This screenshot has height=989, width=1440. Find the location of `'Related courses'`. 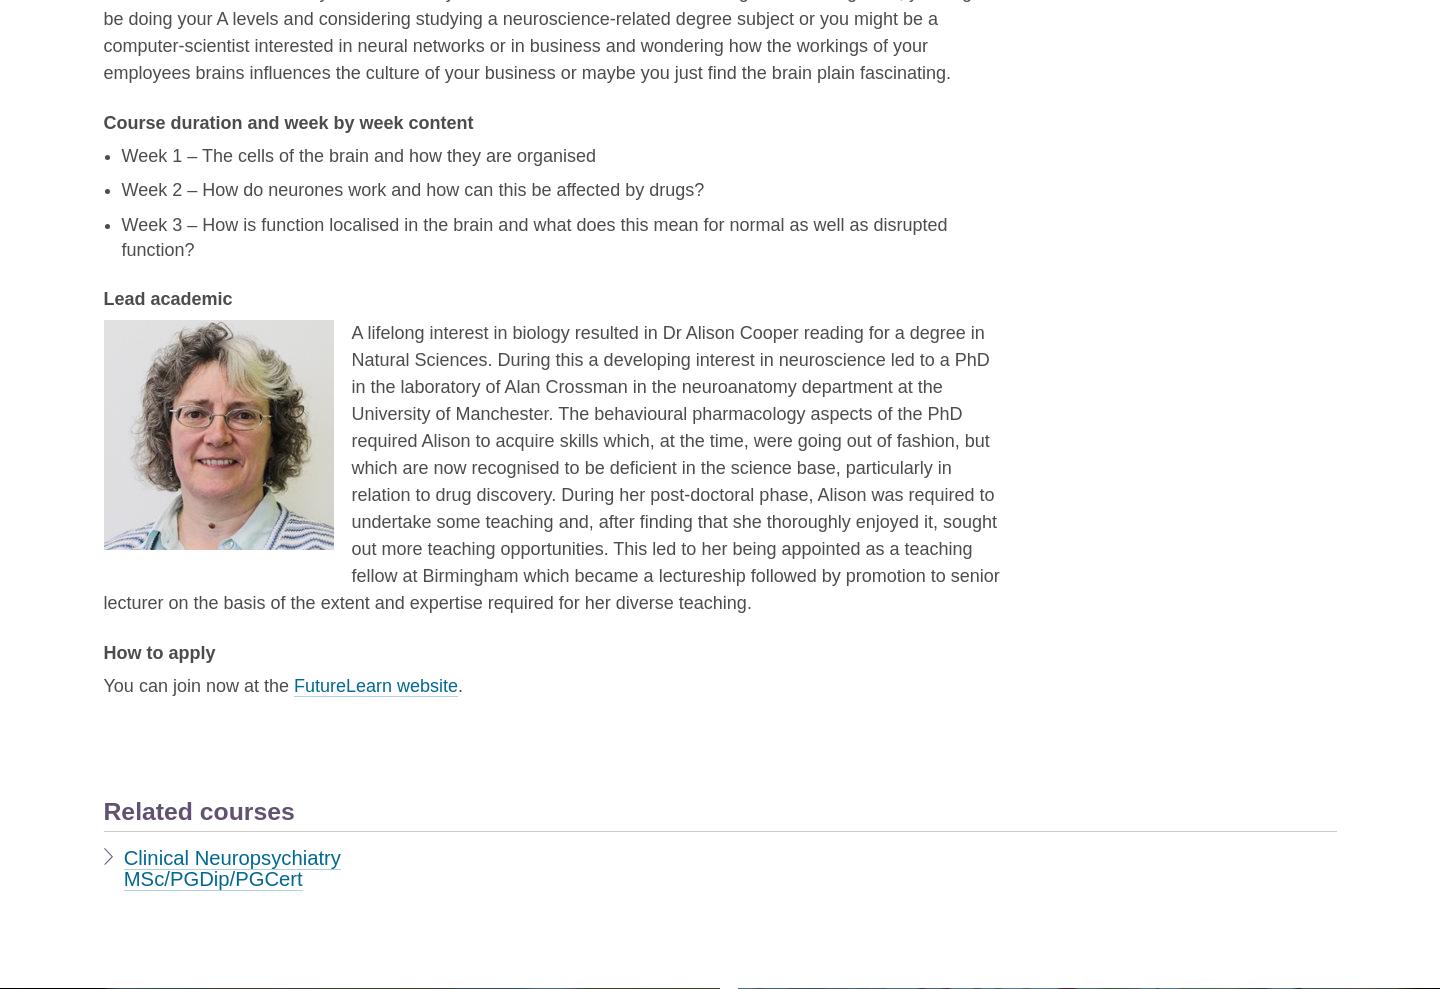

'Related courses' is located at coordinates (102, 810).